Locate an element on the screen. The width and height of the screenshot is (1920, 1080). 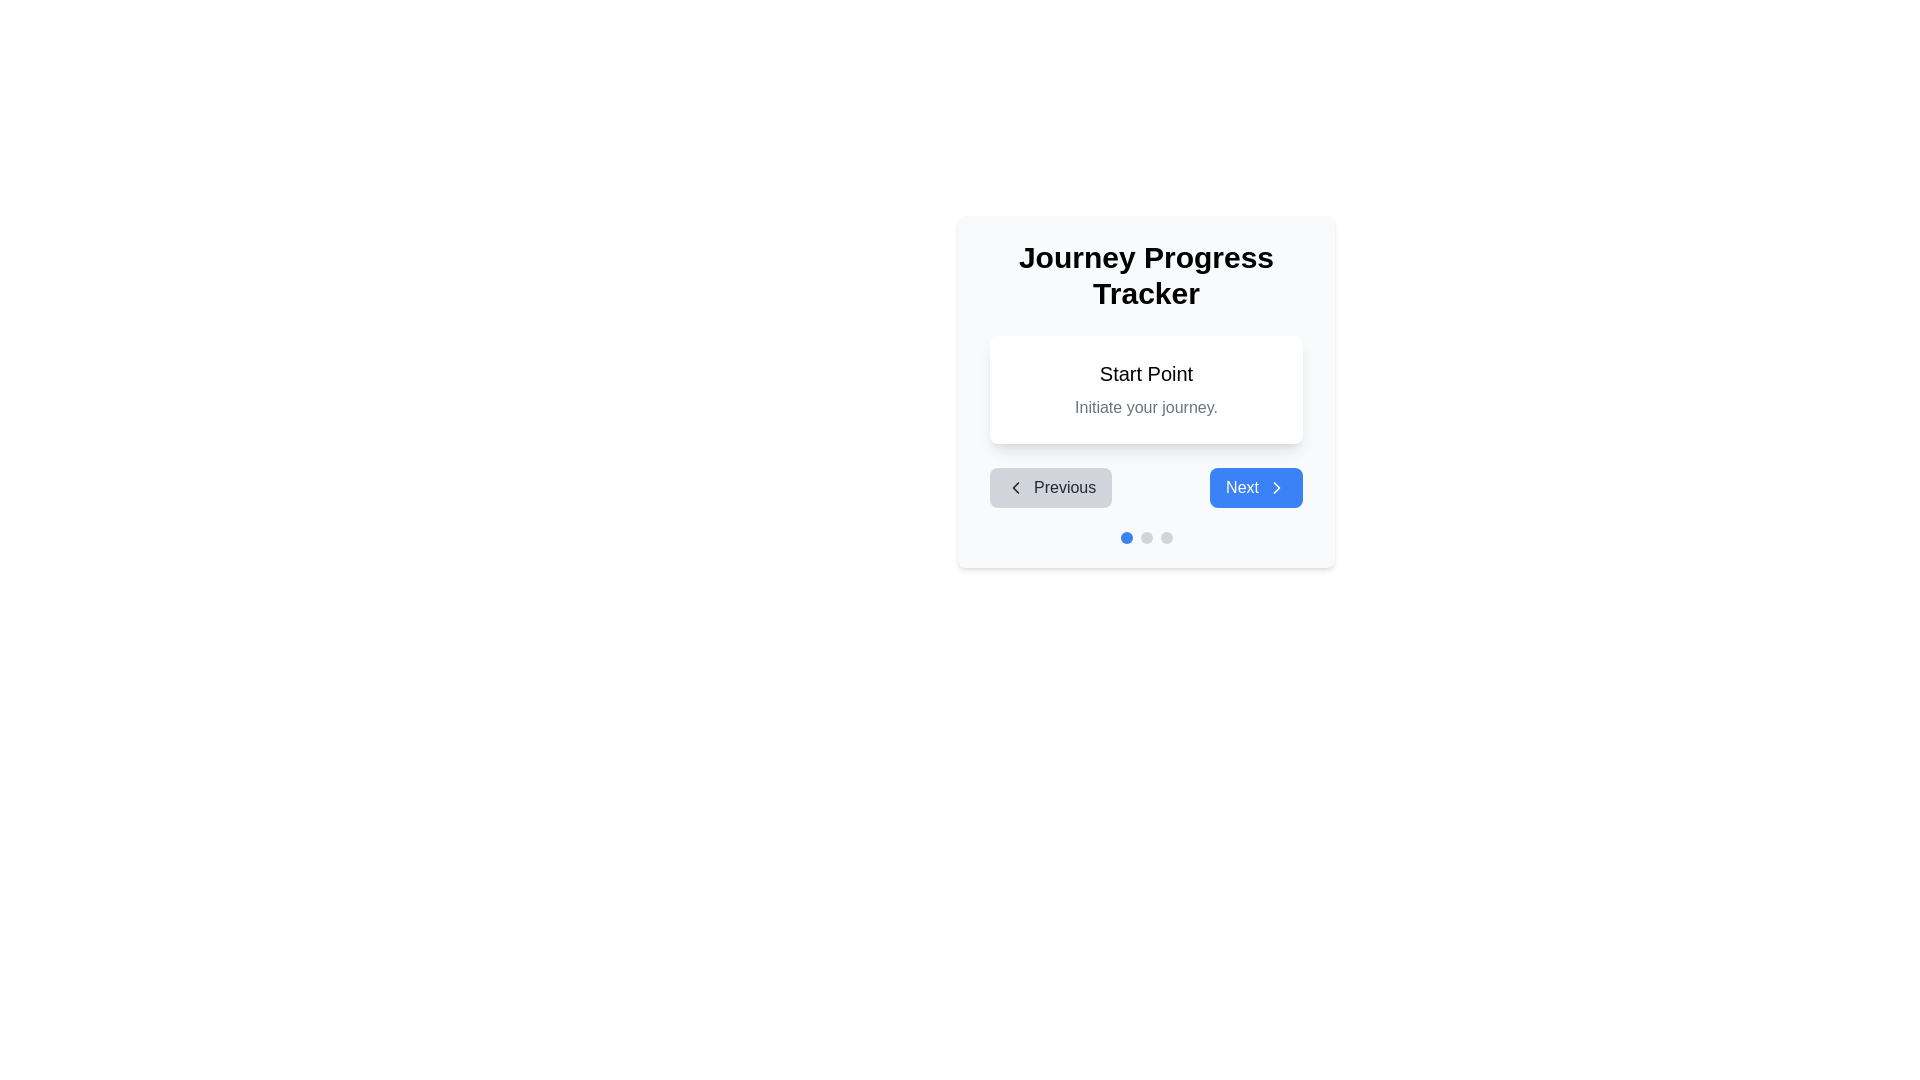
the second dot of the progress indicator, which is in an inactive state, located centrally beneath the 'Previous' and 'Next' buttons is located at coordinates (1146, 536).